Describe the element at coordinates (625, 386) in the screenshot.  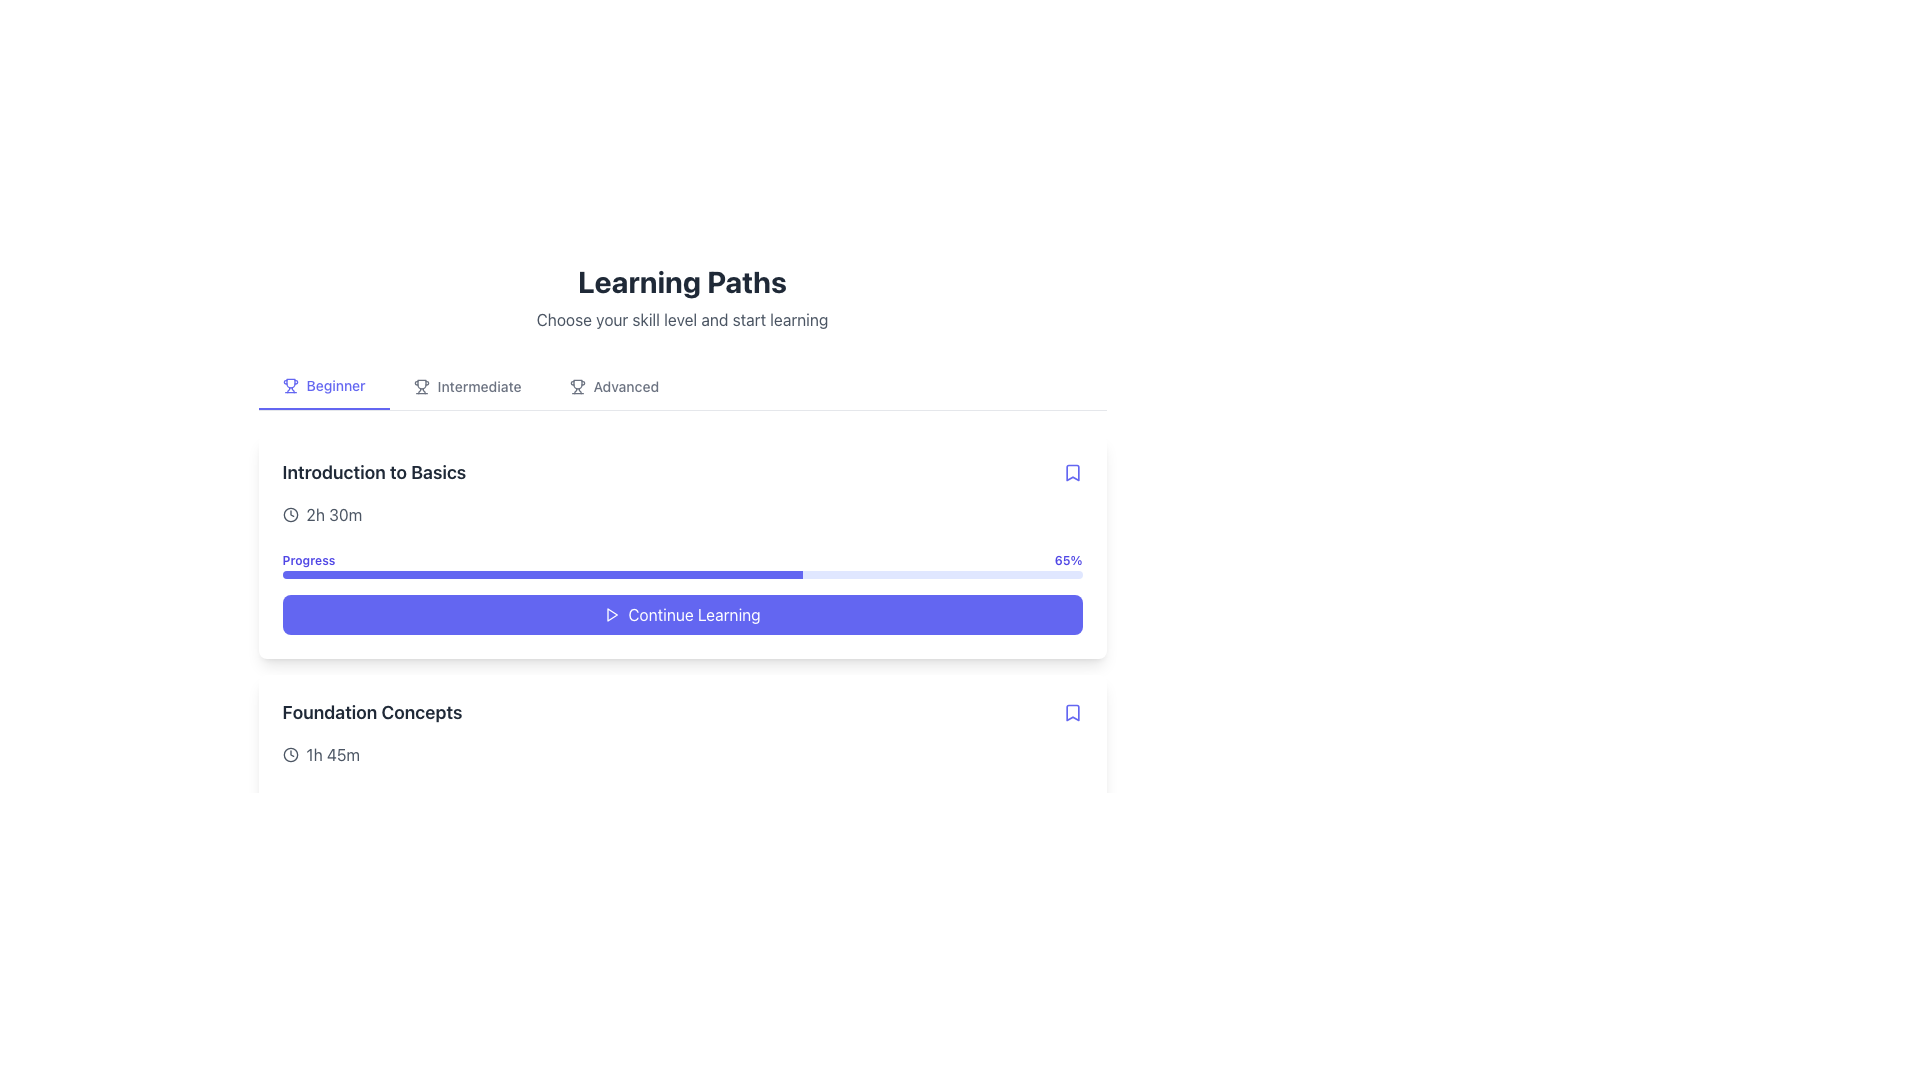
I see `the text label reading 'Advanced', which is the last option in a row of skill level indicators and is styled in a medium gray font` at that location.